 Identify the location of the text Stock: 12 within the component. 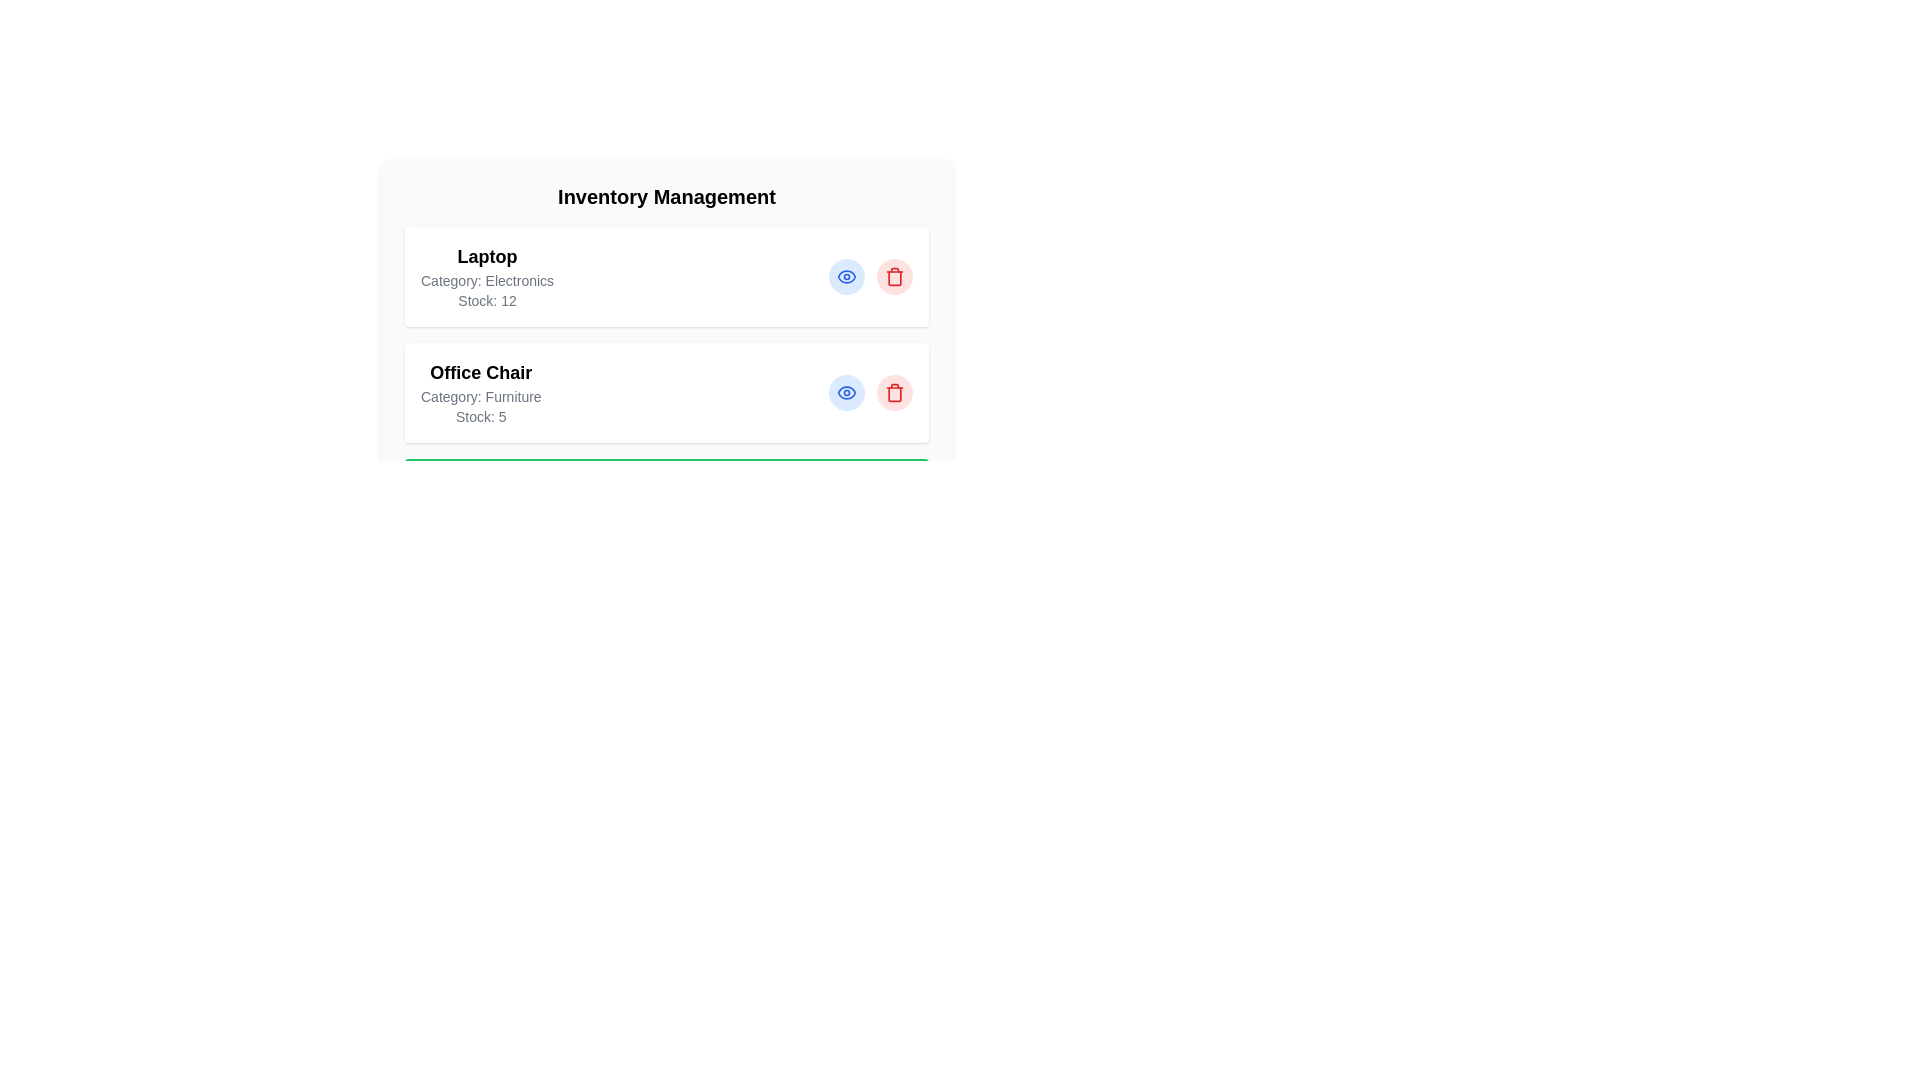
(487, 300).